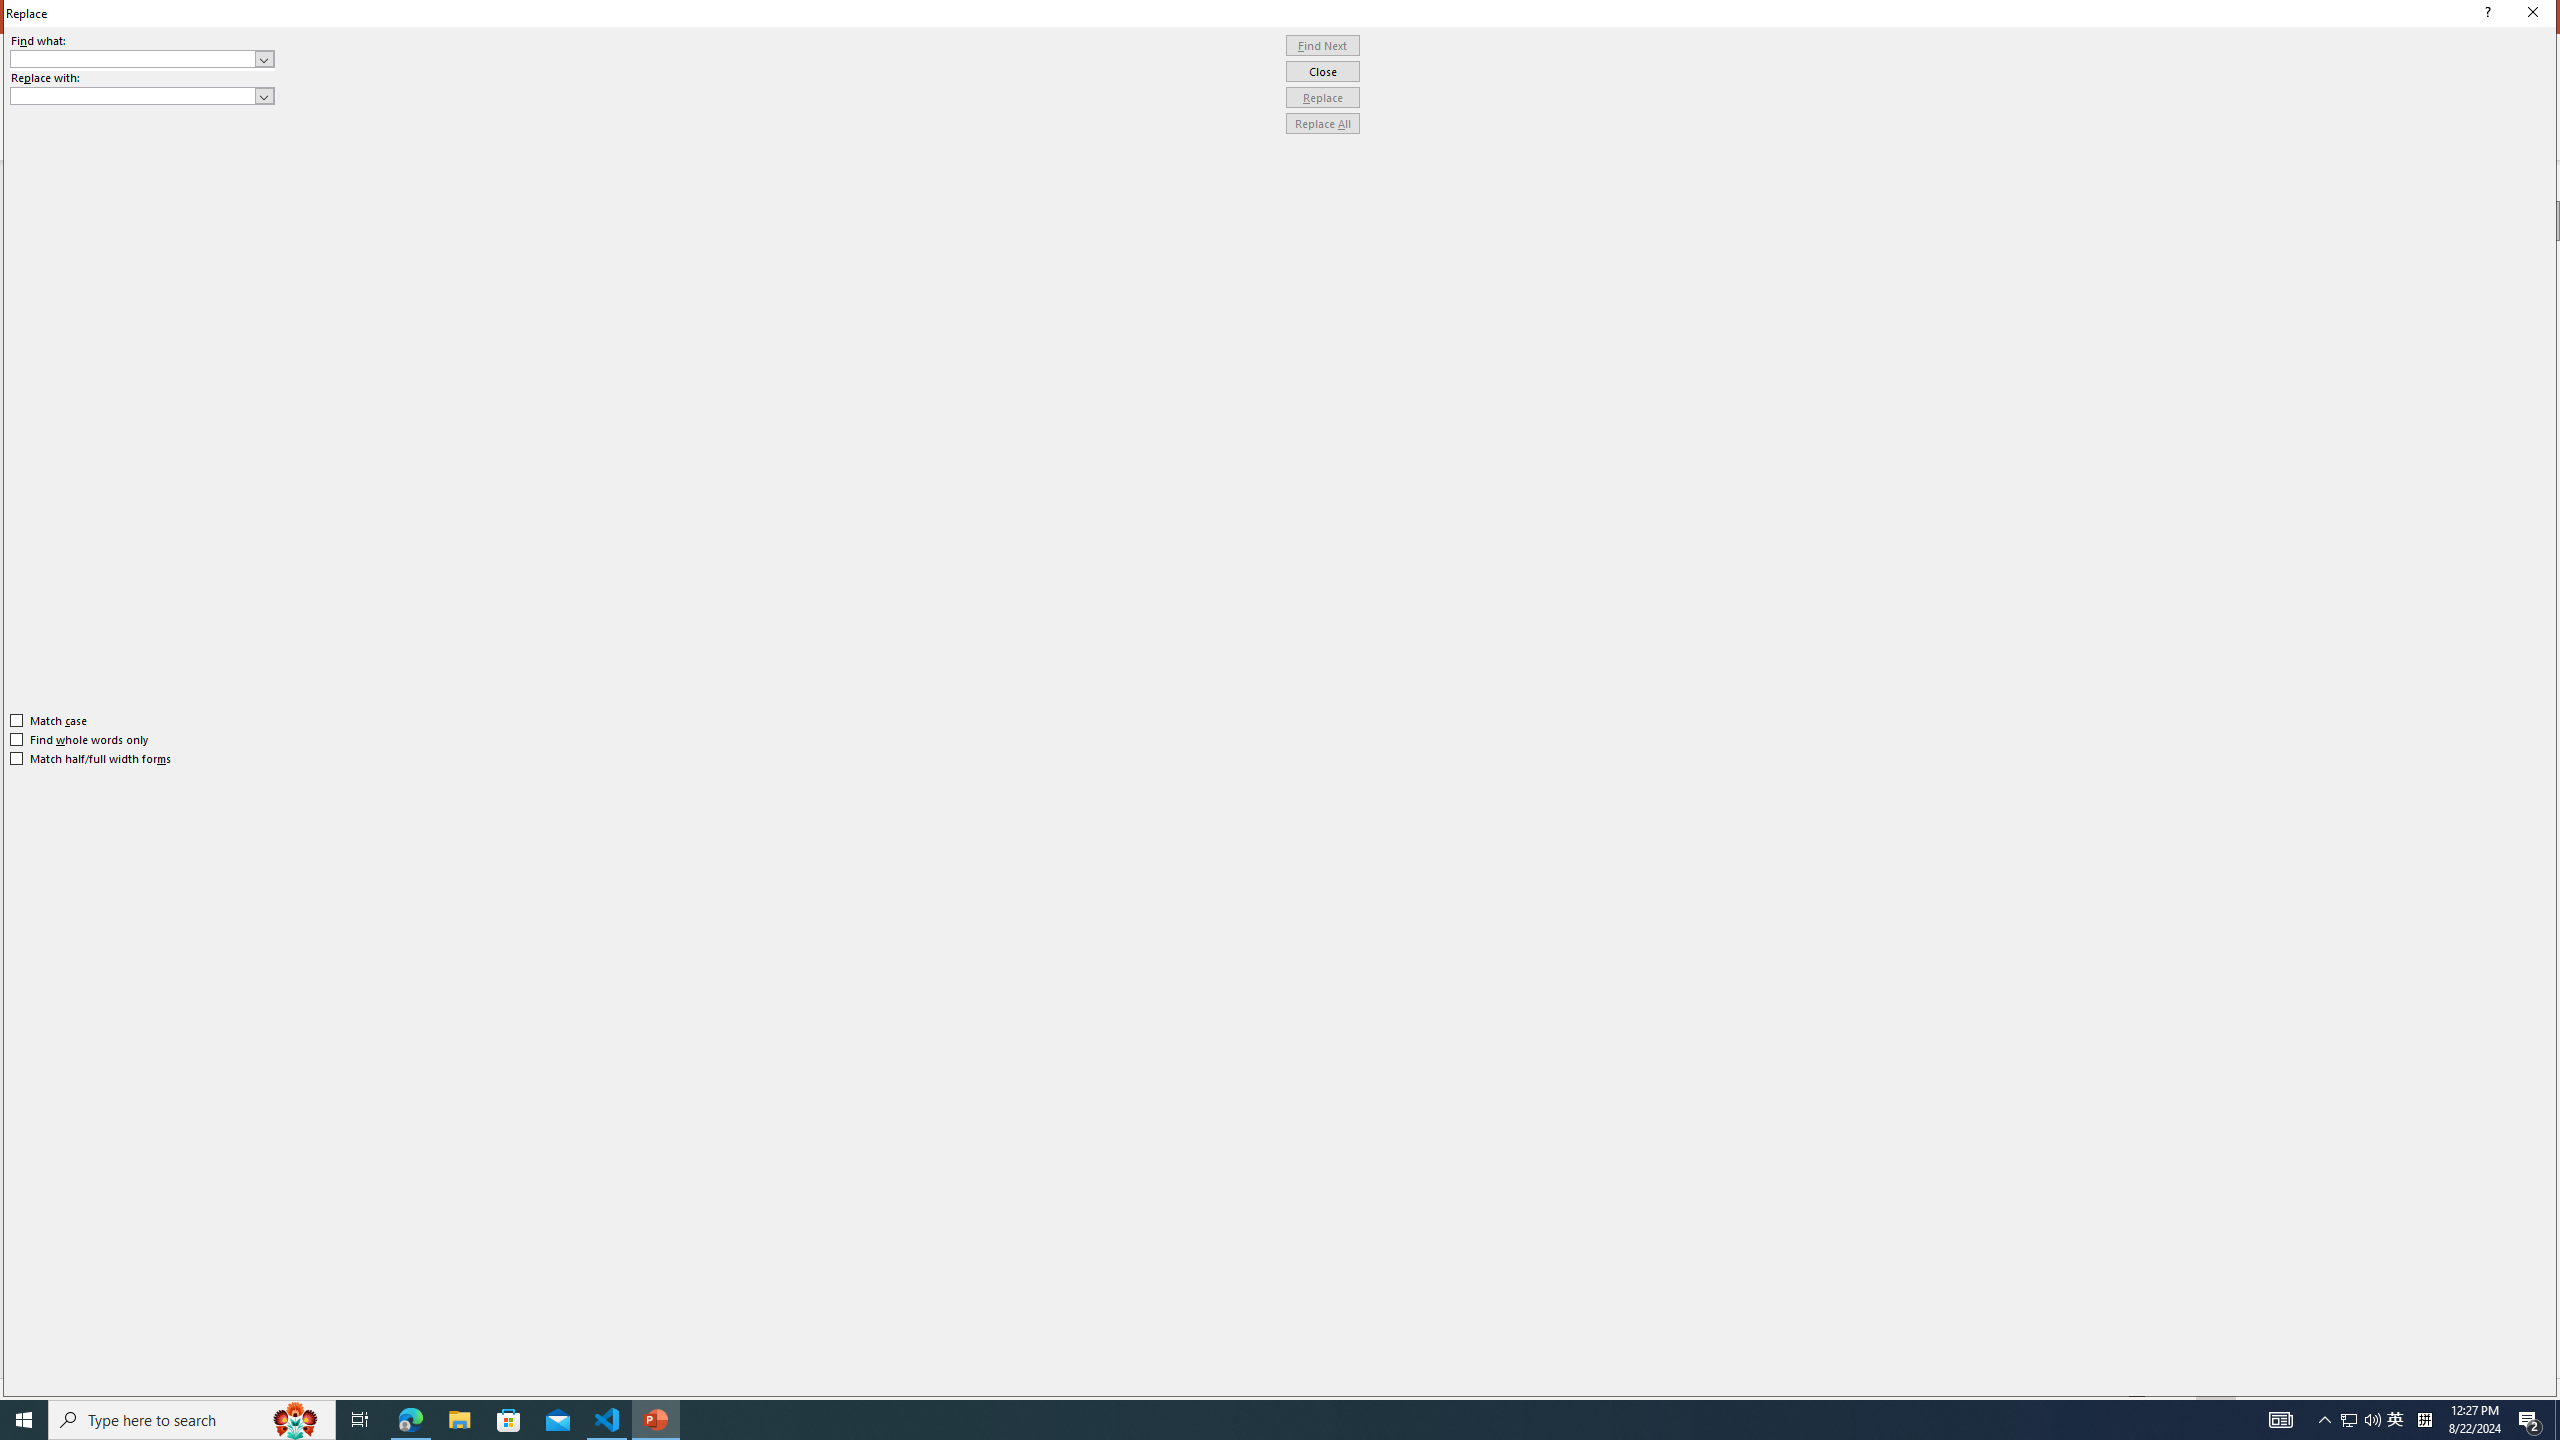 The image size is (2560, 1440). I want to click on 'Find what', so click(133, 58).